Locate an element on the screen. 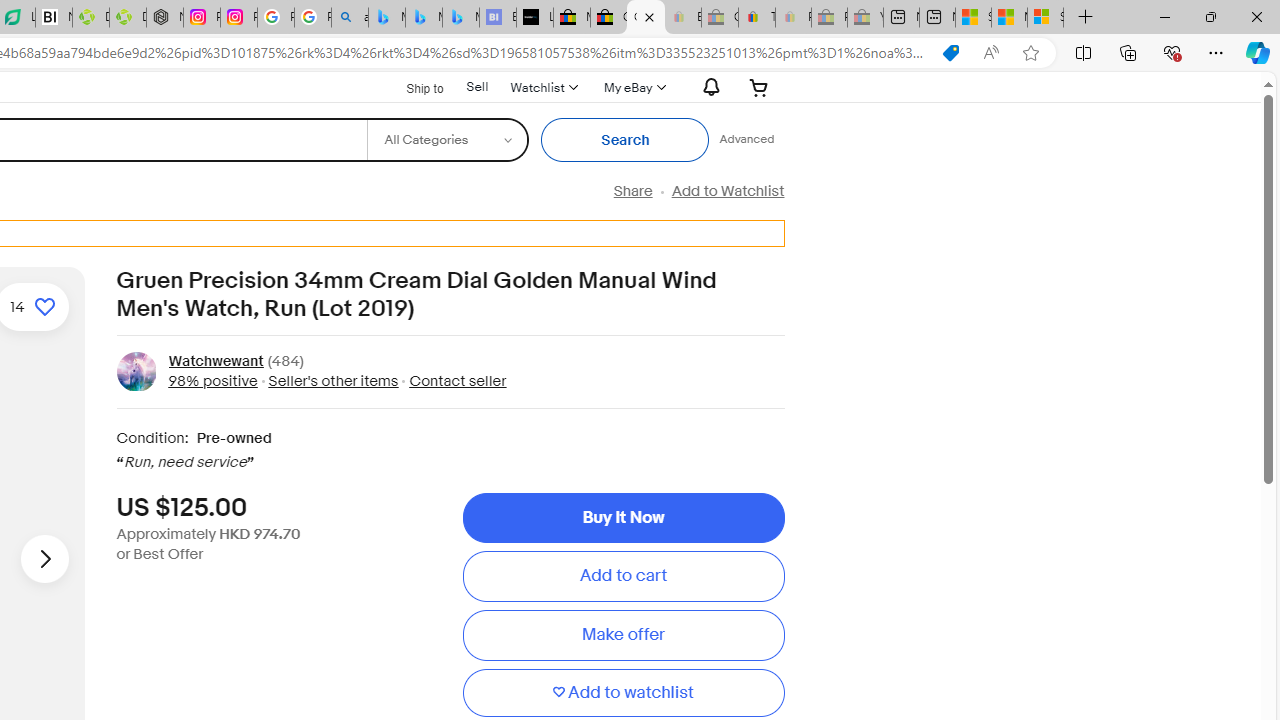 This screenshot has height=720, width=1280. 'Buy It Now' is located at coordinates (622, 517).